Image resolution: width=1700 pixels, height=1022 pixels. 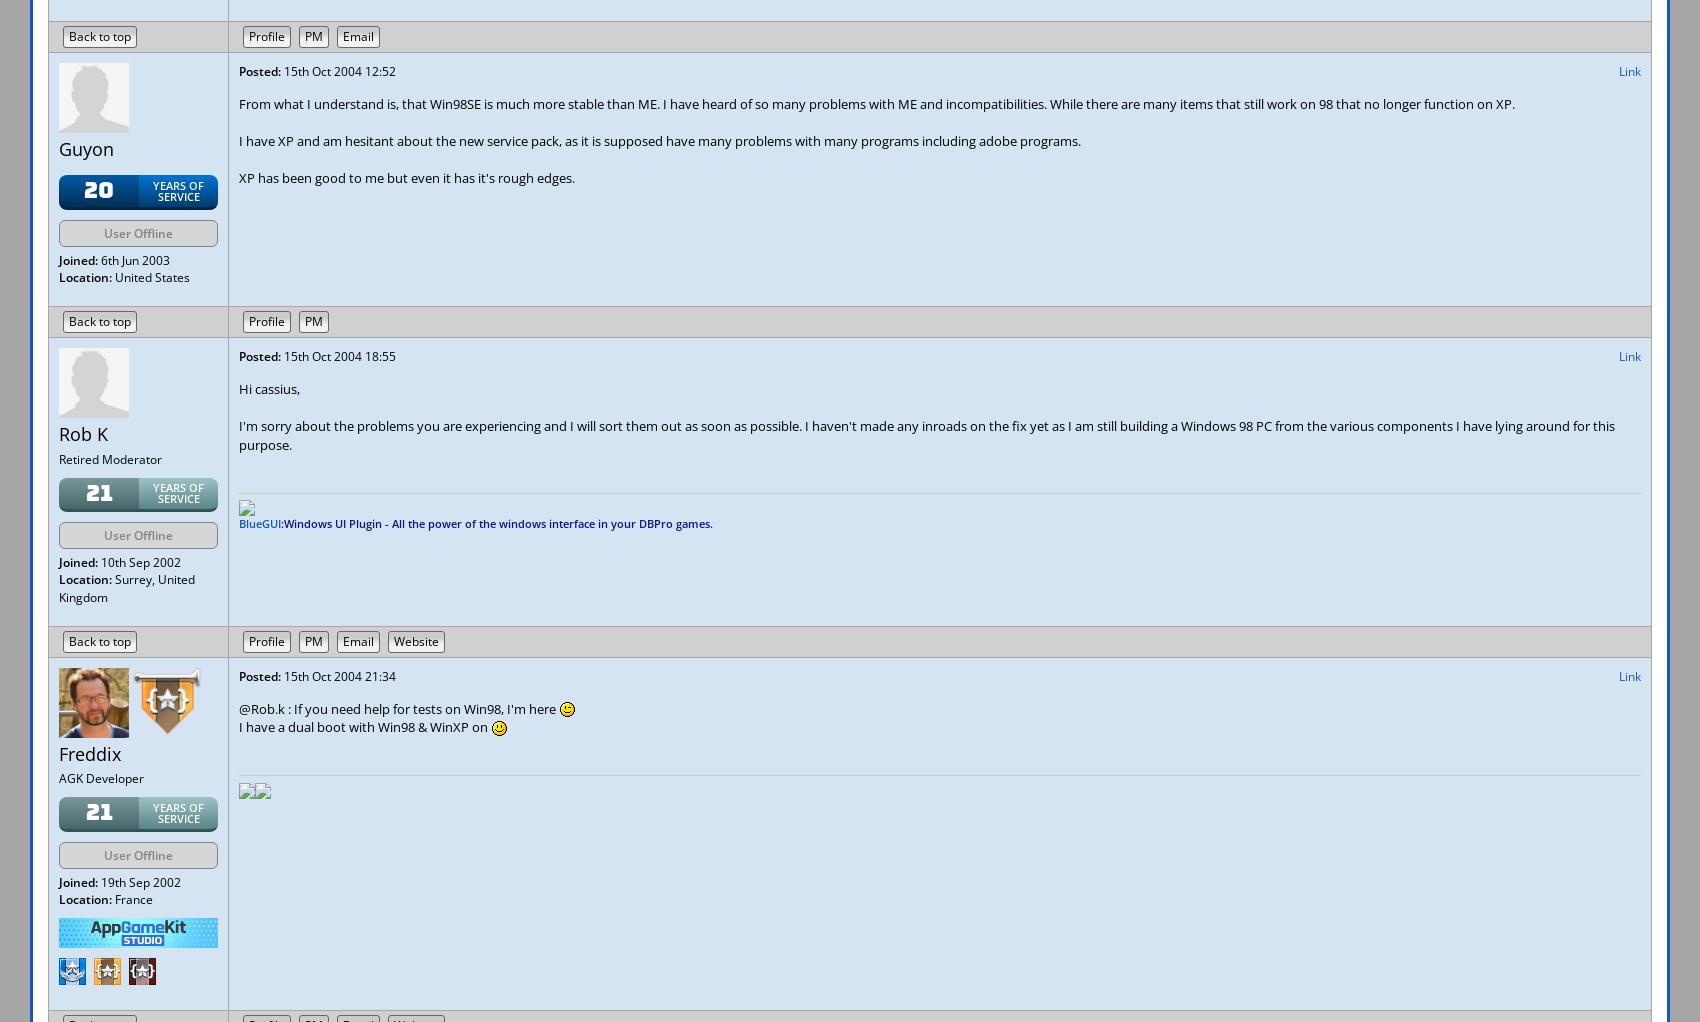 What do you see at coordinates (281, 356) in the screenshot?
I see `'15th Oct 2004 18:55'` at bounding box center [281, 356].